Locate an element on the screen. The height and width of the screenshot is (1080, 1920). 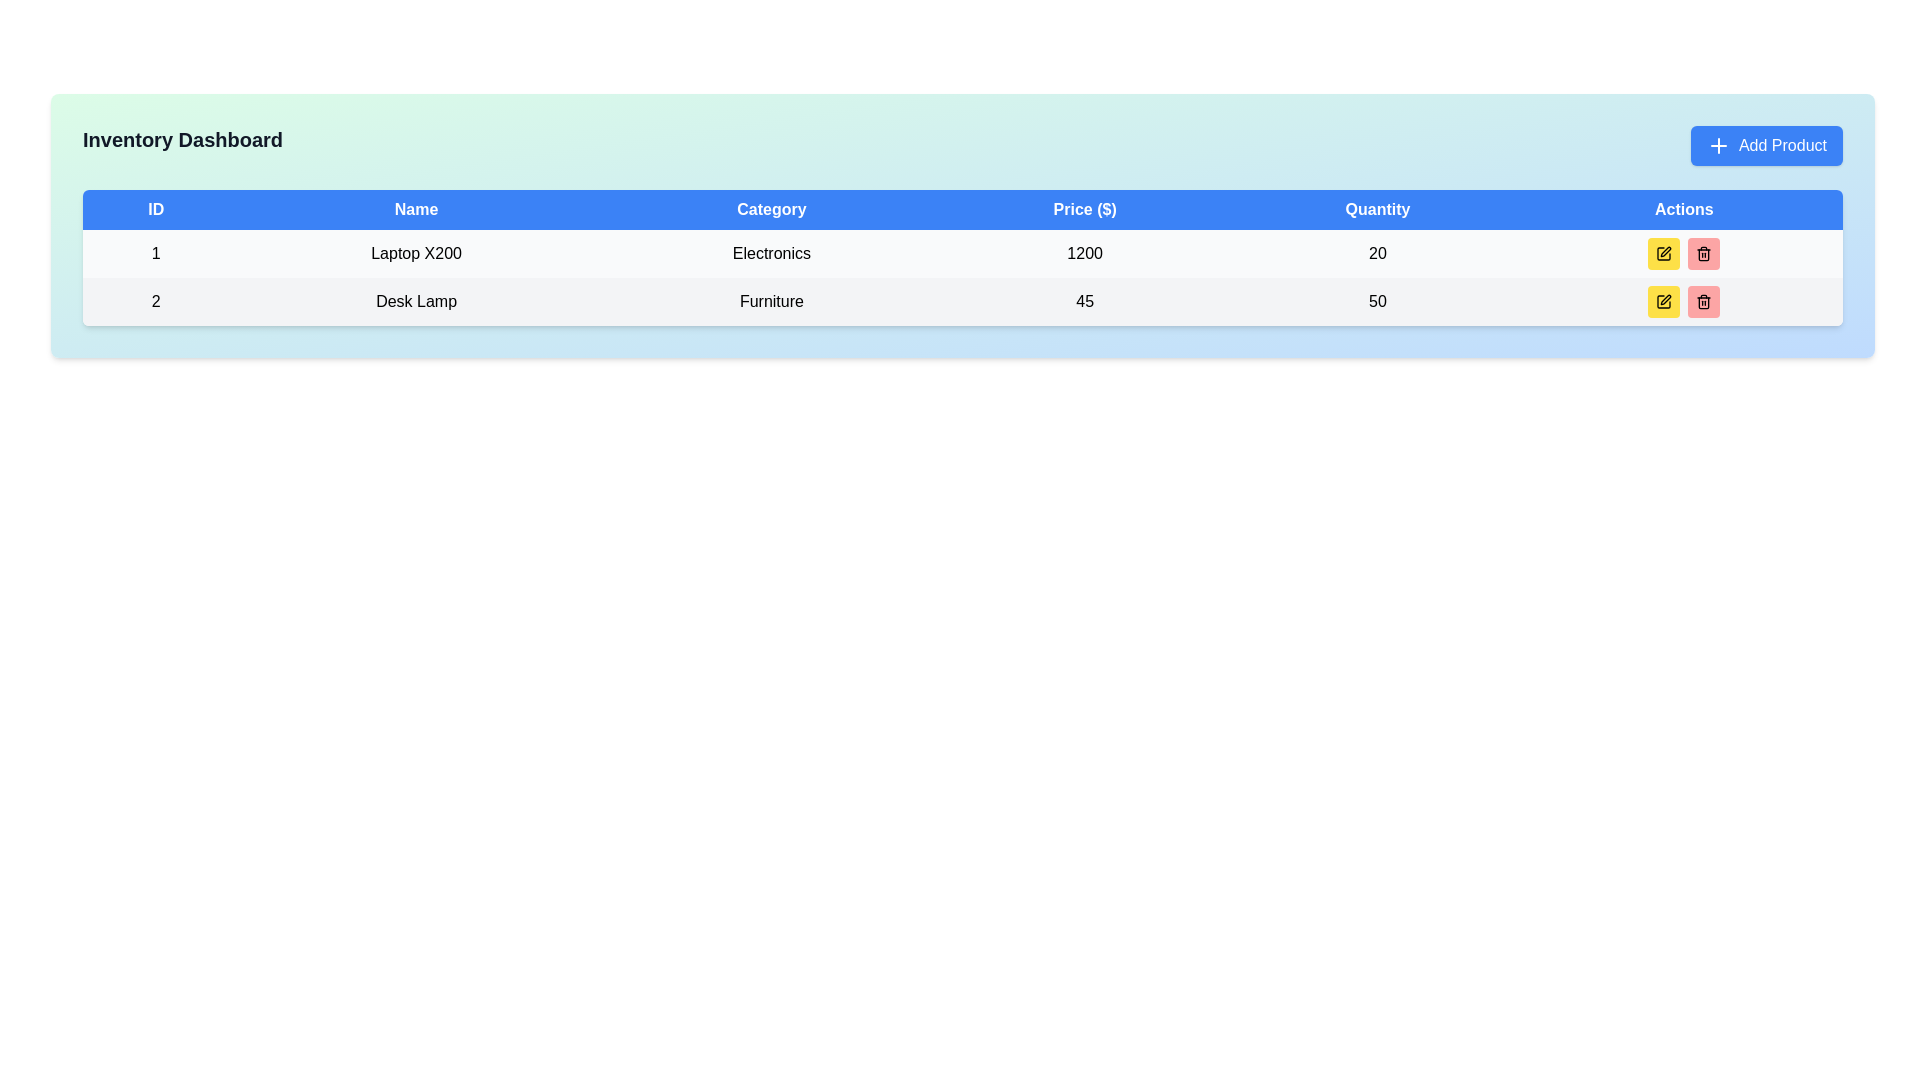
the yellow button with a pen icon in the 'Actions' column of the table for Laptop X200 is located at coordinates (1664, 253).